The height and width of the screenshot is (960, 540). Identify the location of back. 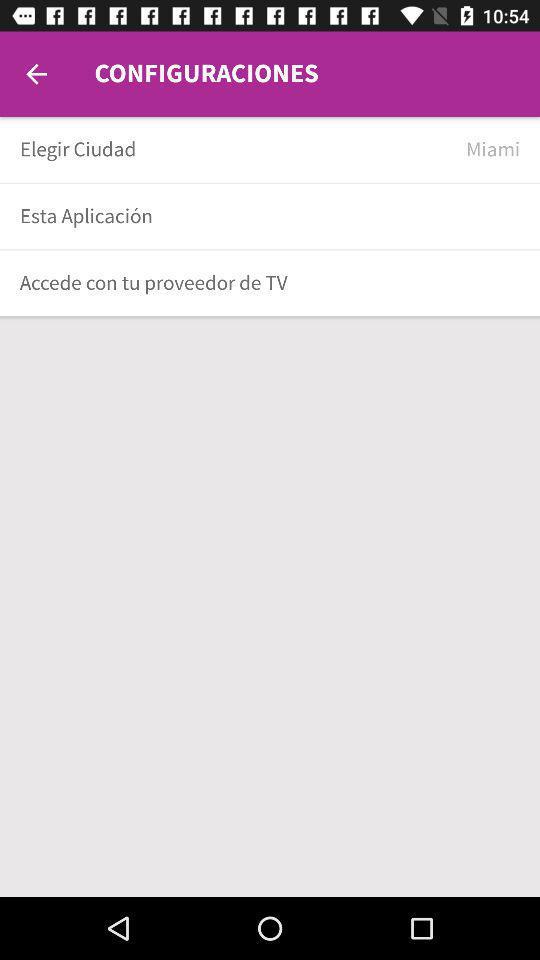
(36, 74).